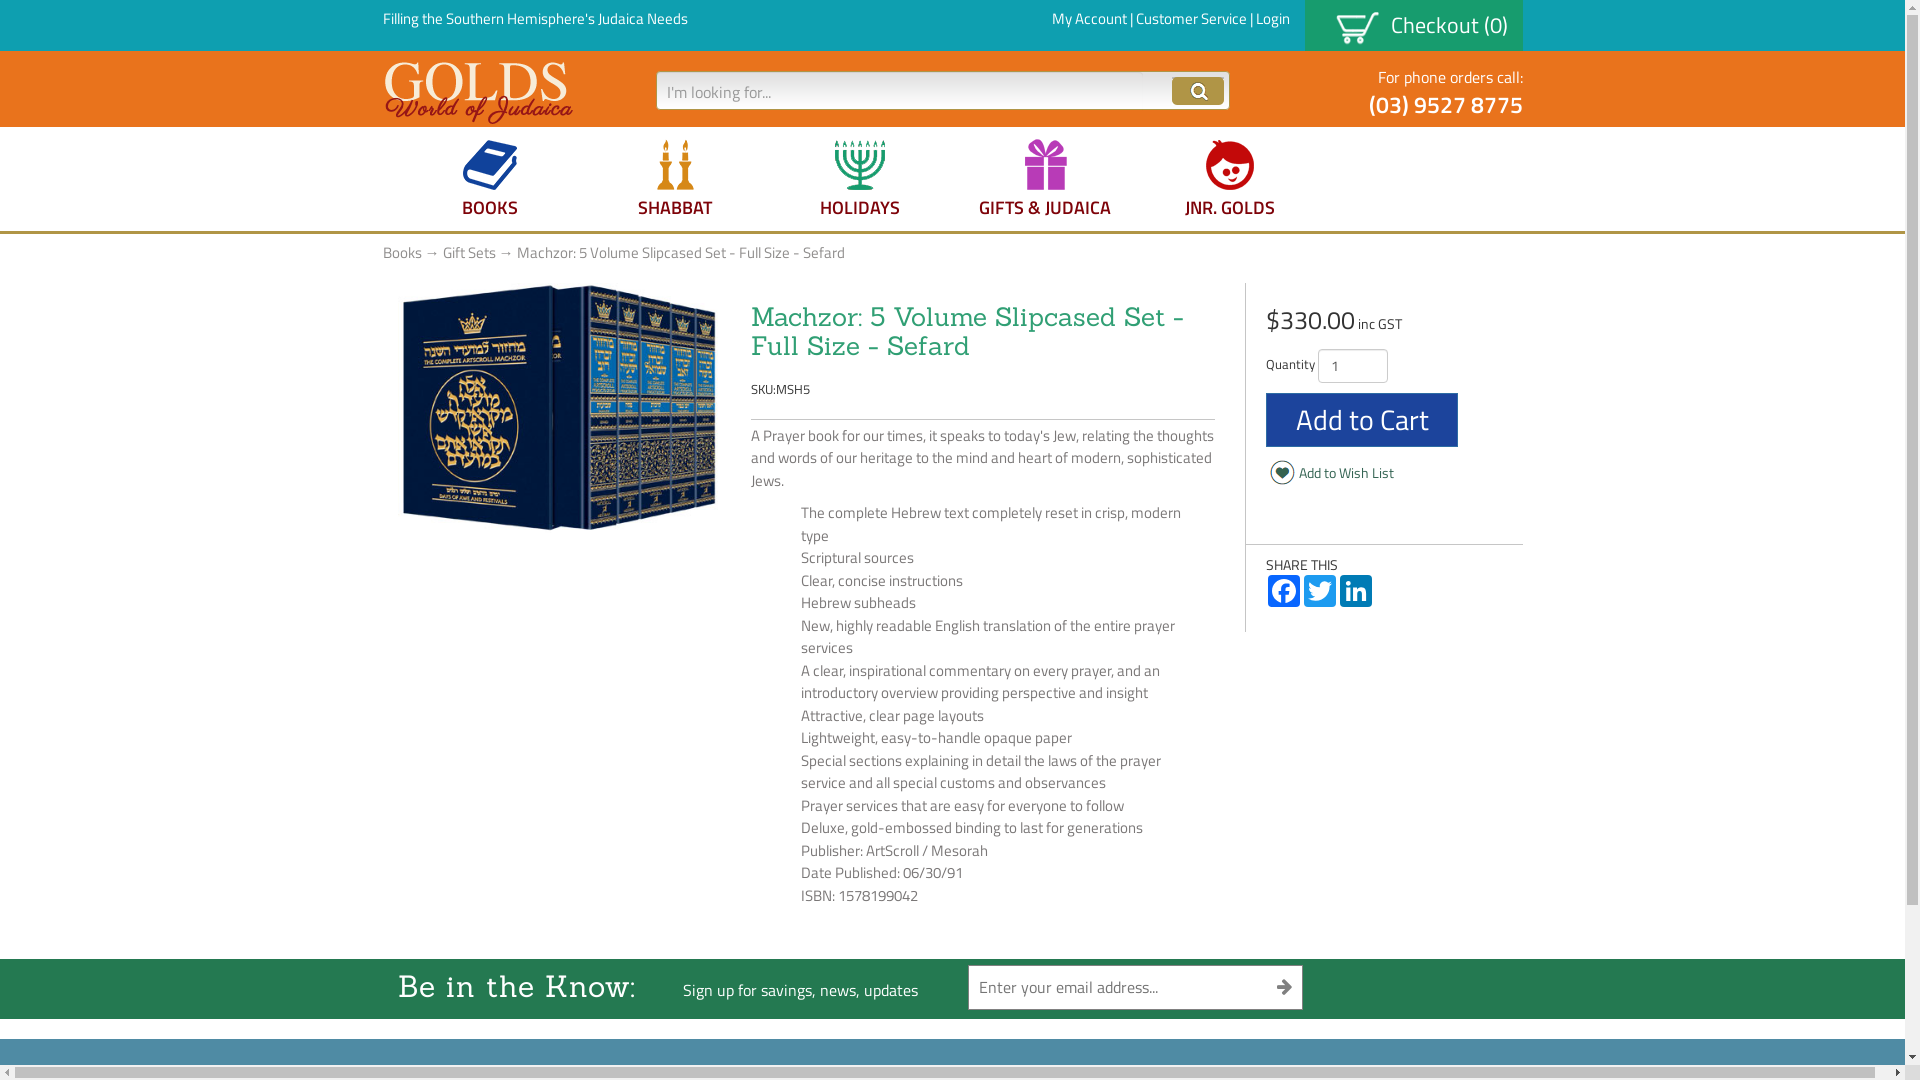  I want to click on 'Click Go to Submit', so click(1198, 91).